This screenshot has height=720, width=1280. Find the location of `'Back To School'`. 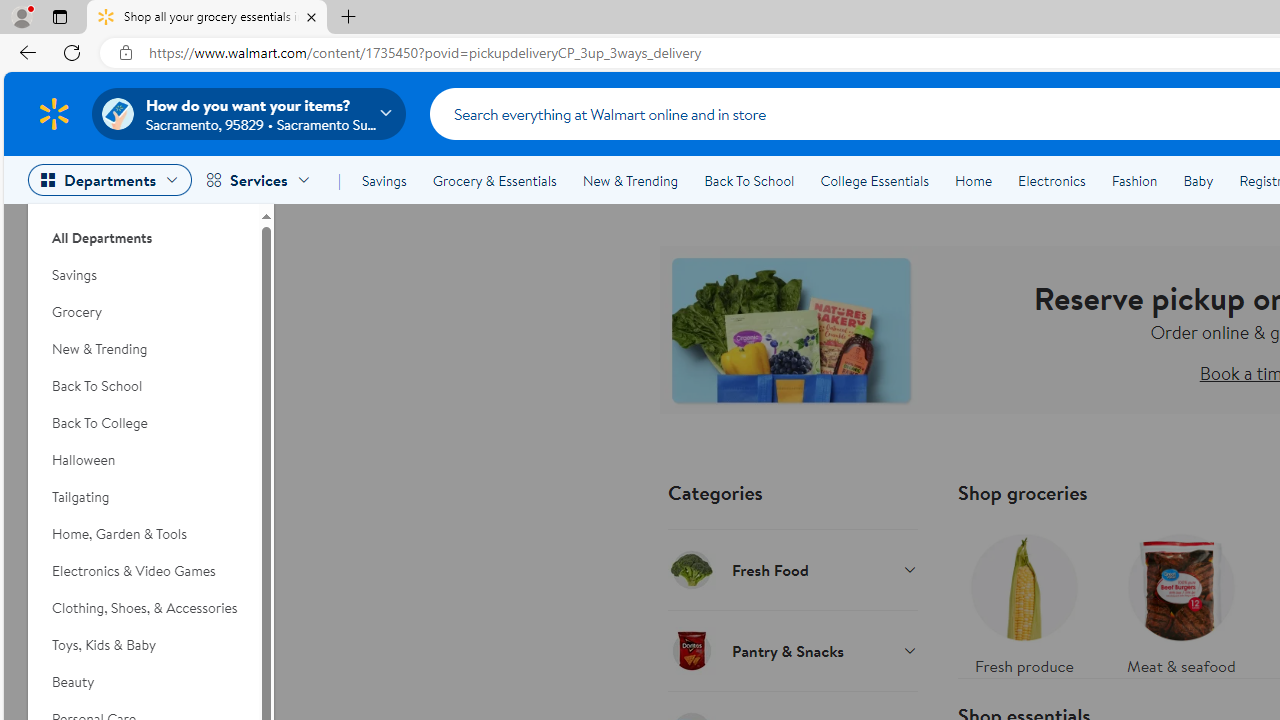

'Back To School' is located at coordinates (748, 181).